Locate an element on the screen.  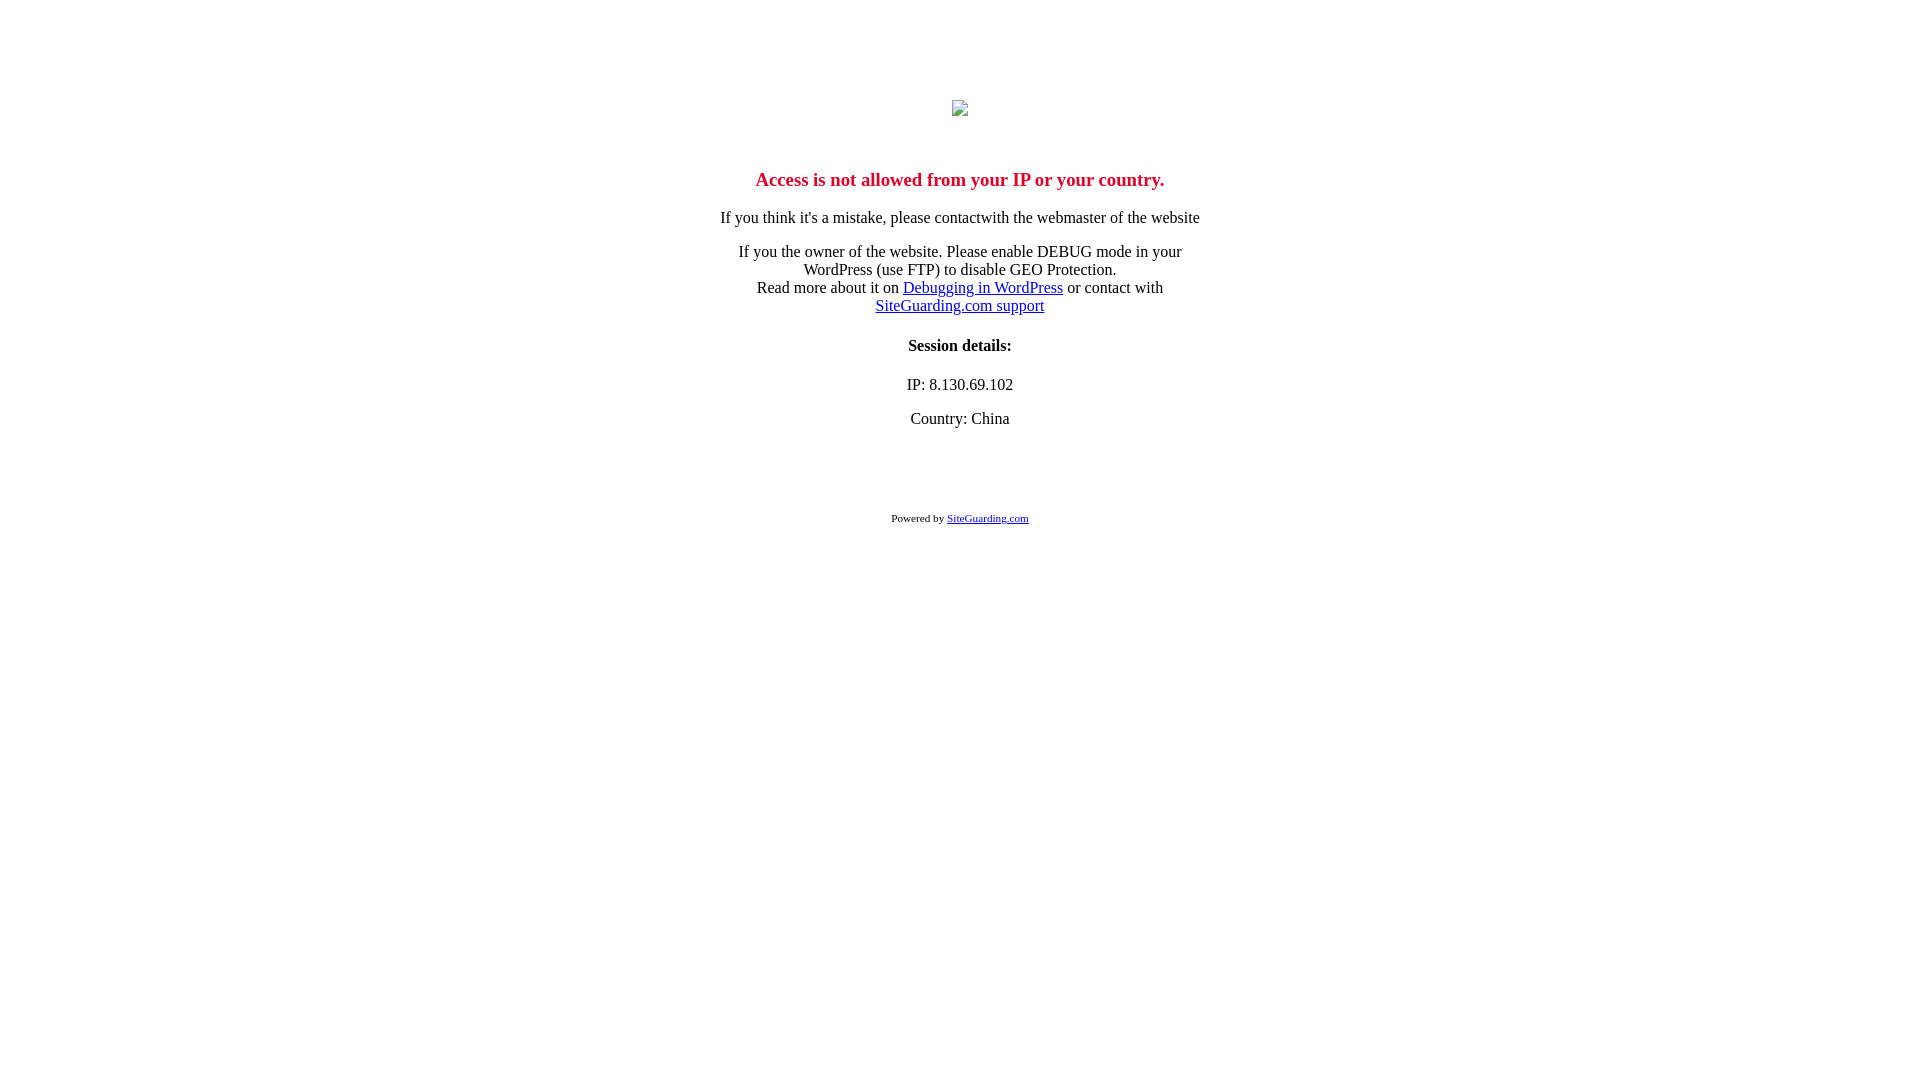
'SiteGuarding.com support' is located at coordinates (960, 305).